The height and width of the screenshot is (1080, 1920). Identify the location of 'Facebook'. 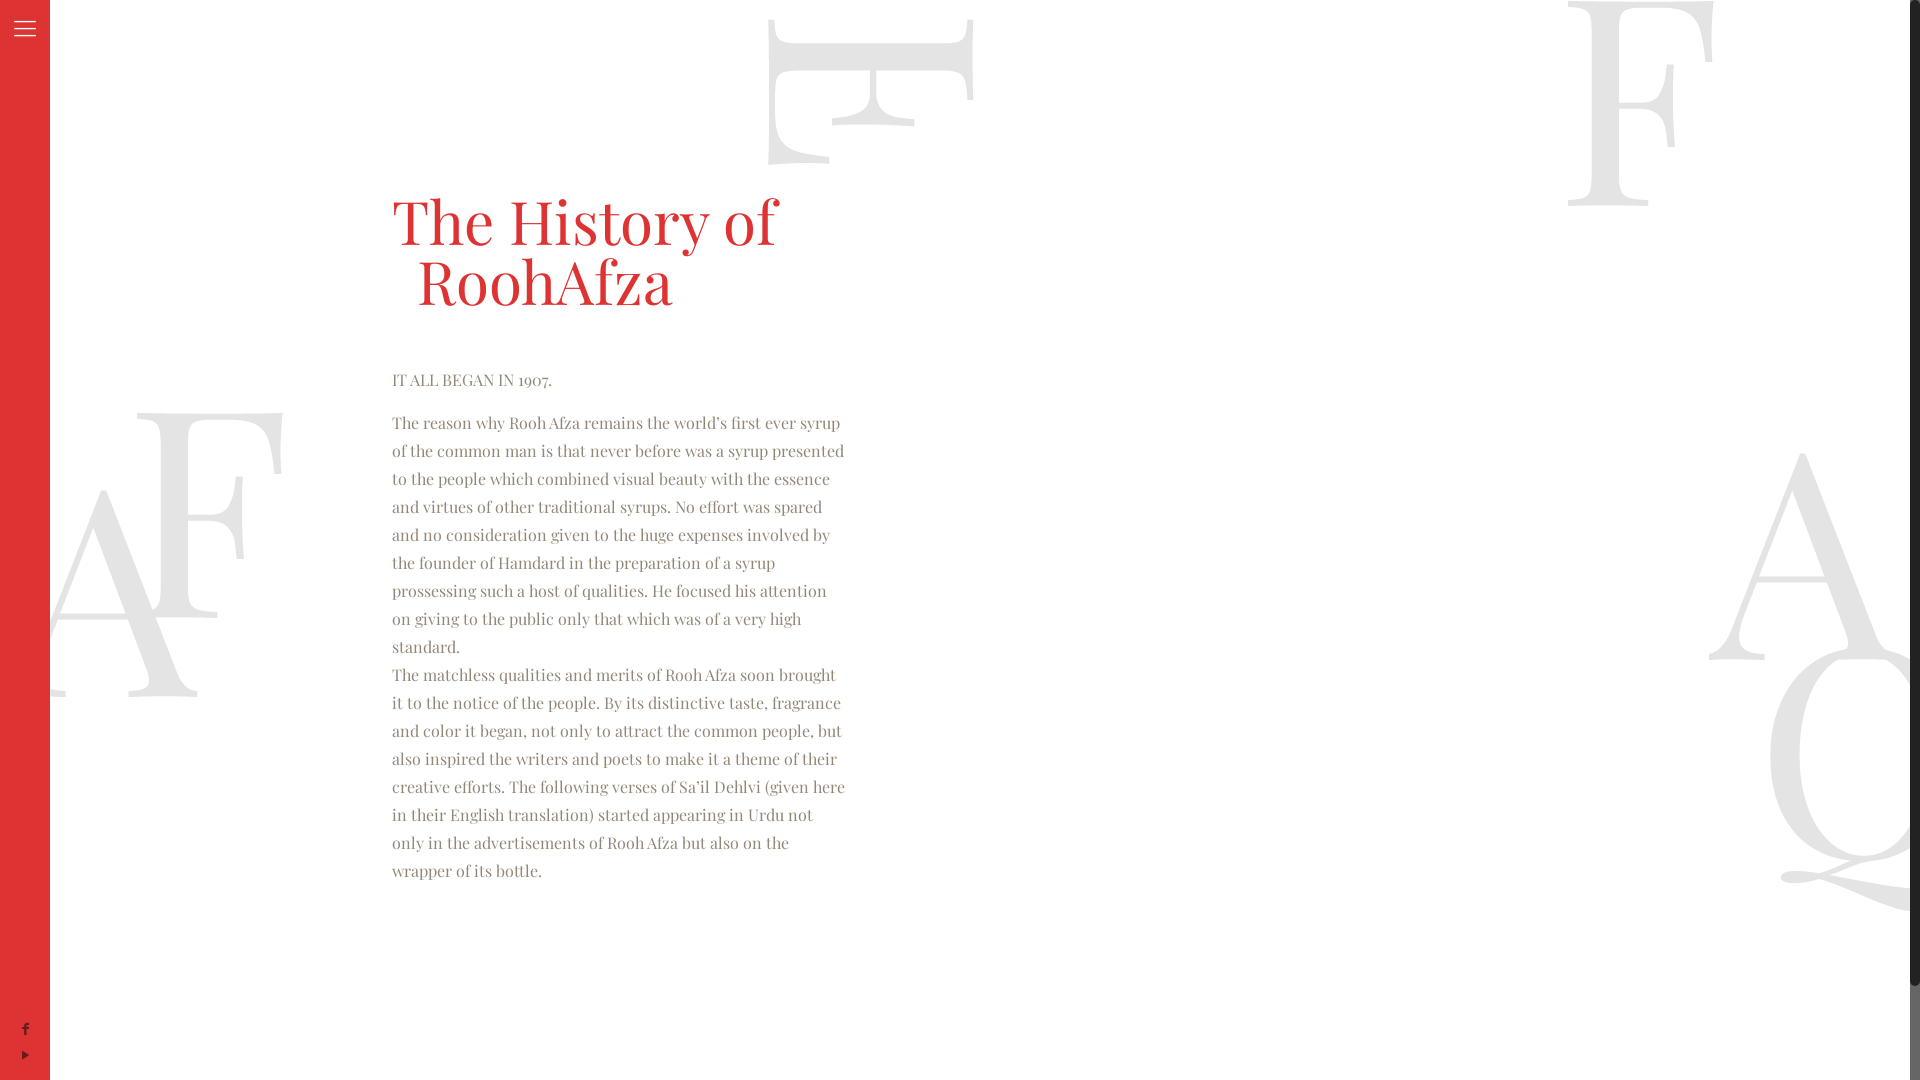
(24, 1028).